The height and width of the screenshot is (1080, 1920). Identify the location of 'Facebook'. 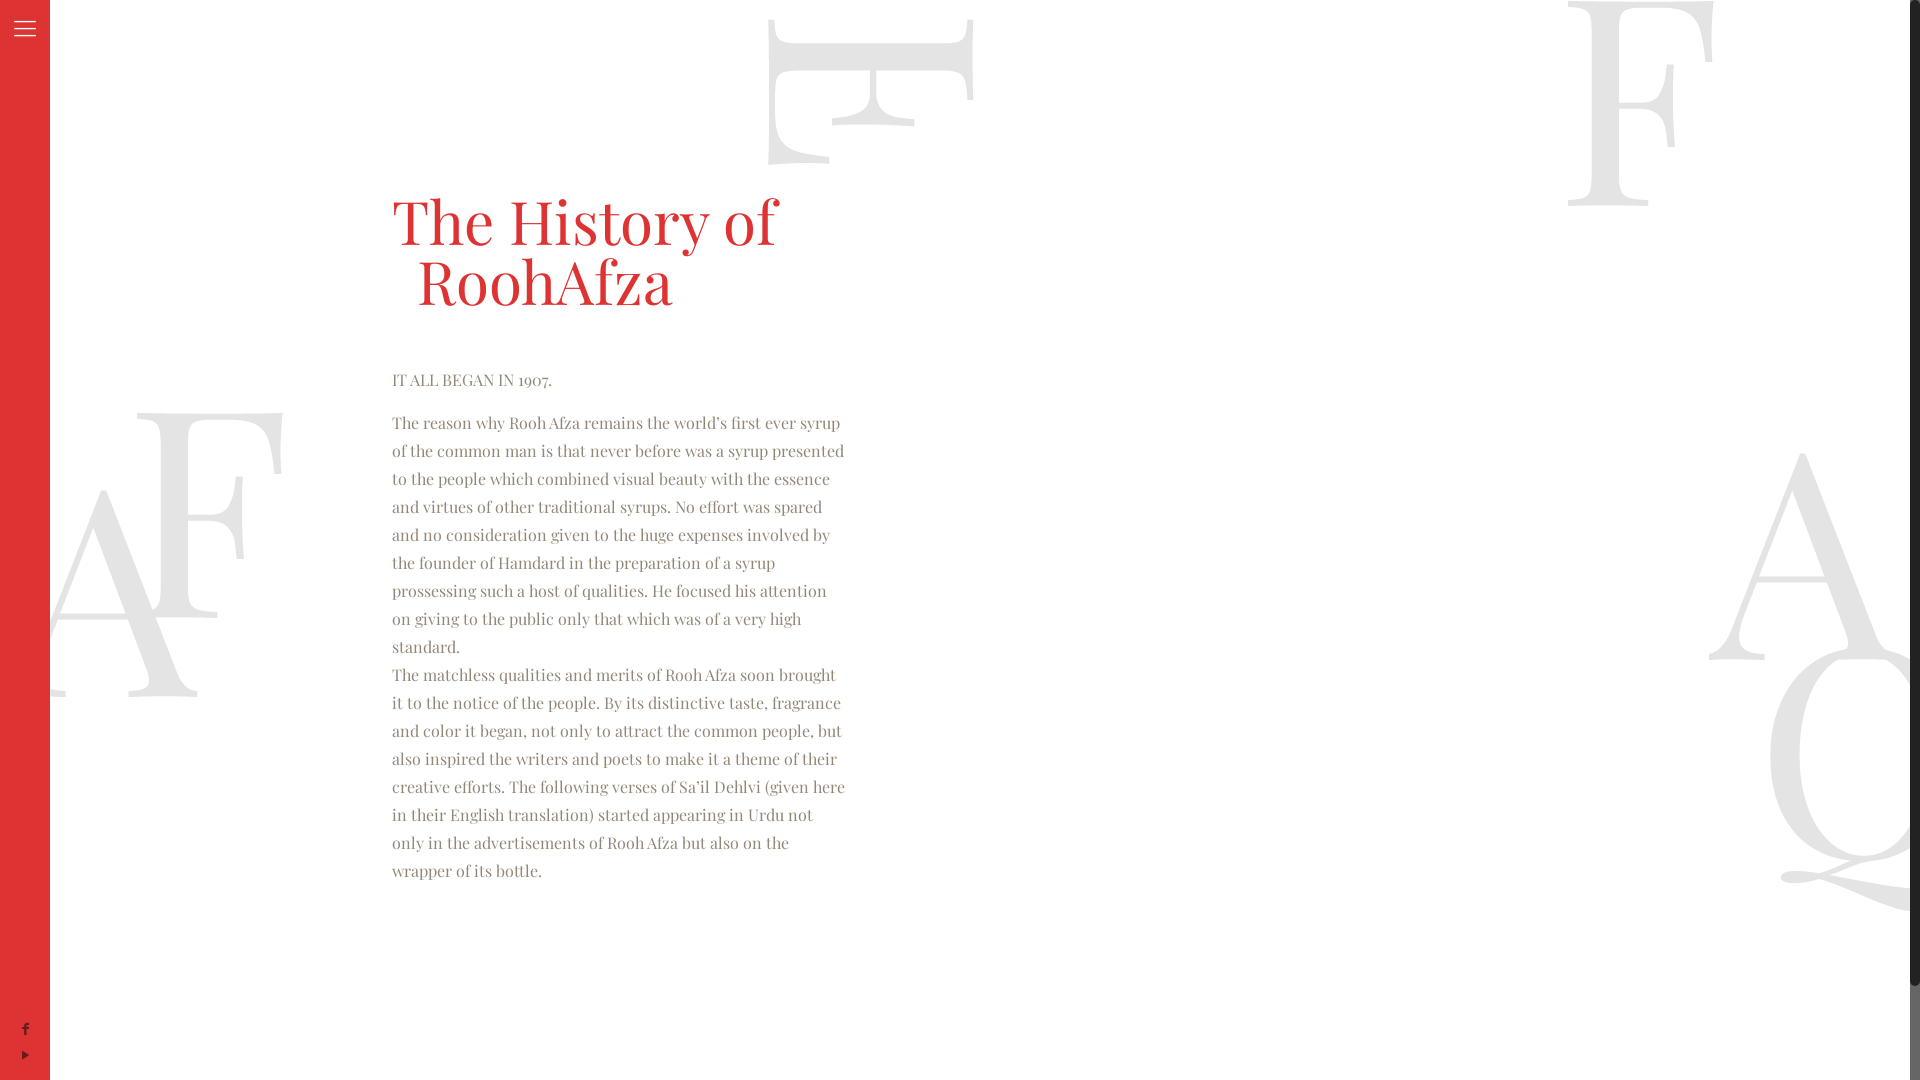
(24, 1028).